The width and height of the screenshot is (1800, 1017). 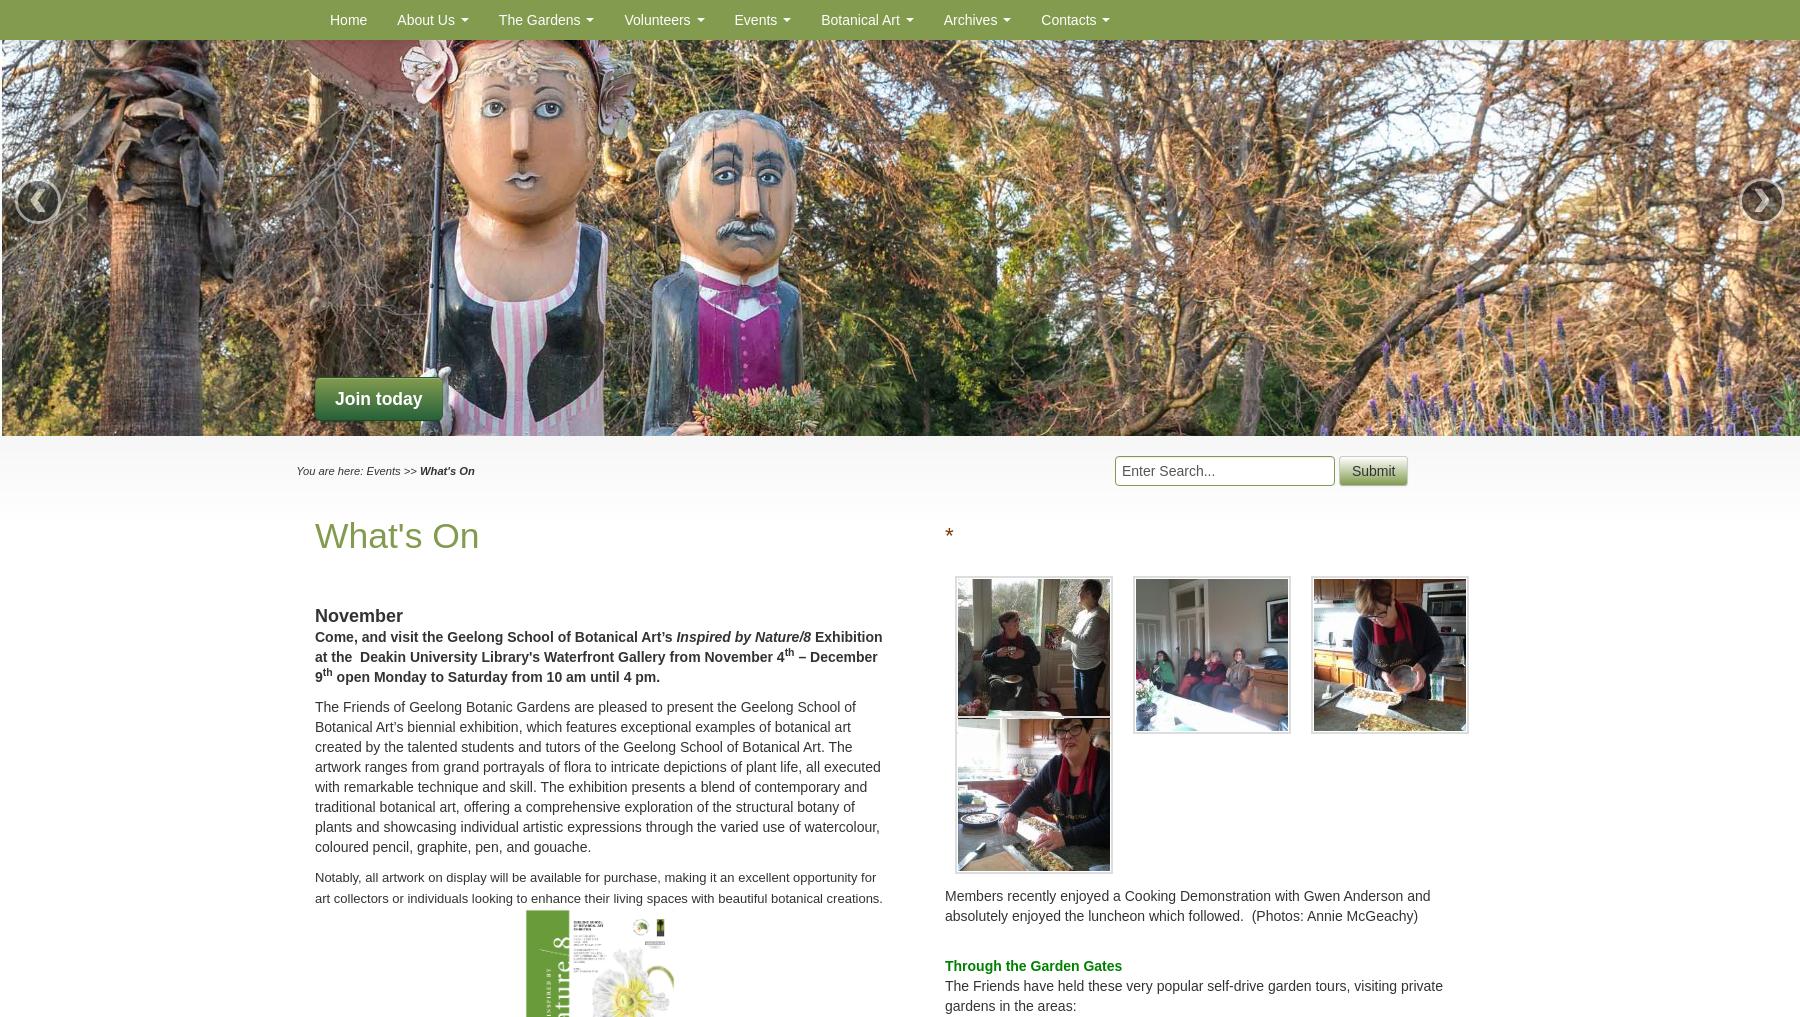 What do you see at coordinates (944, 995) in the screenshot?
I see `'The Friends have held these very popular self-drive garden tours, visiting private gardens in the areas:'` at bounding box center [944, 995].